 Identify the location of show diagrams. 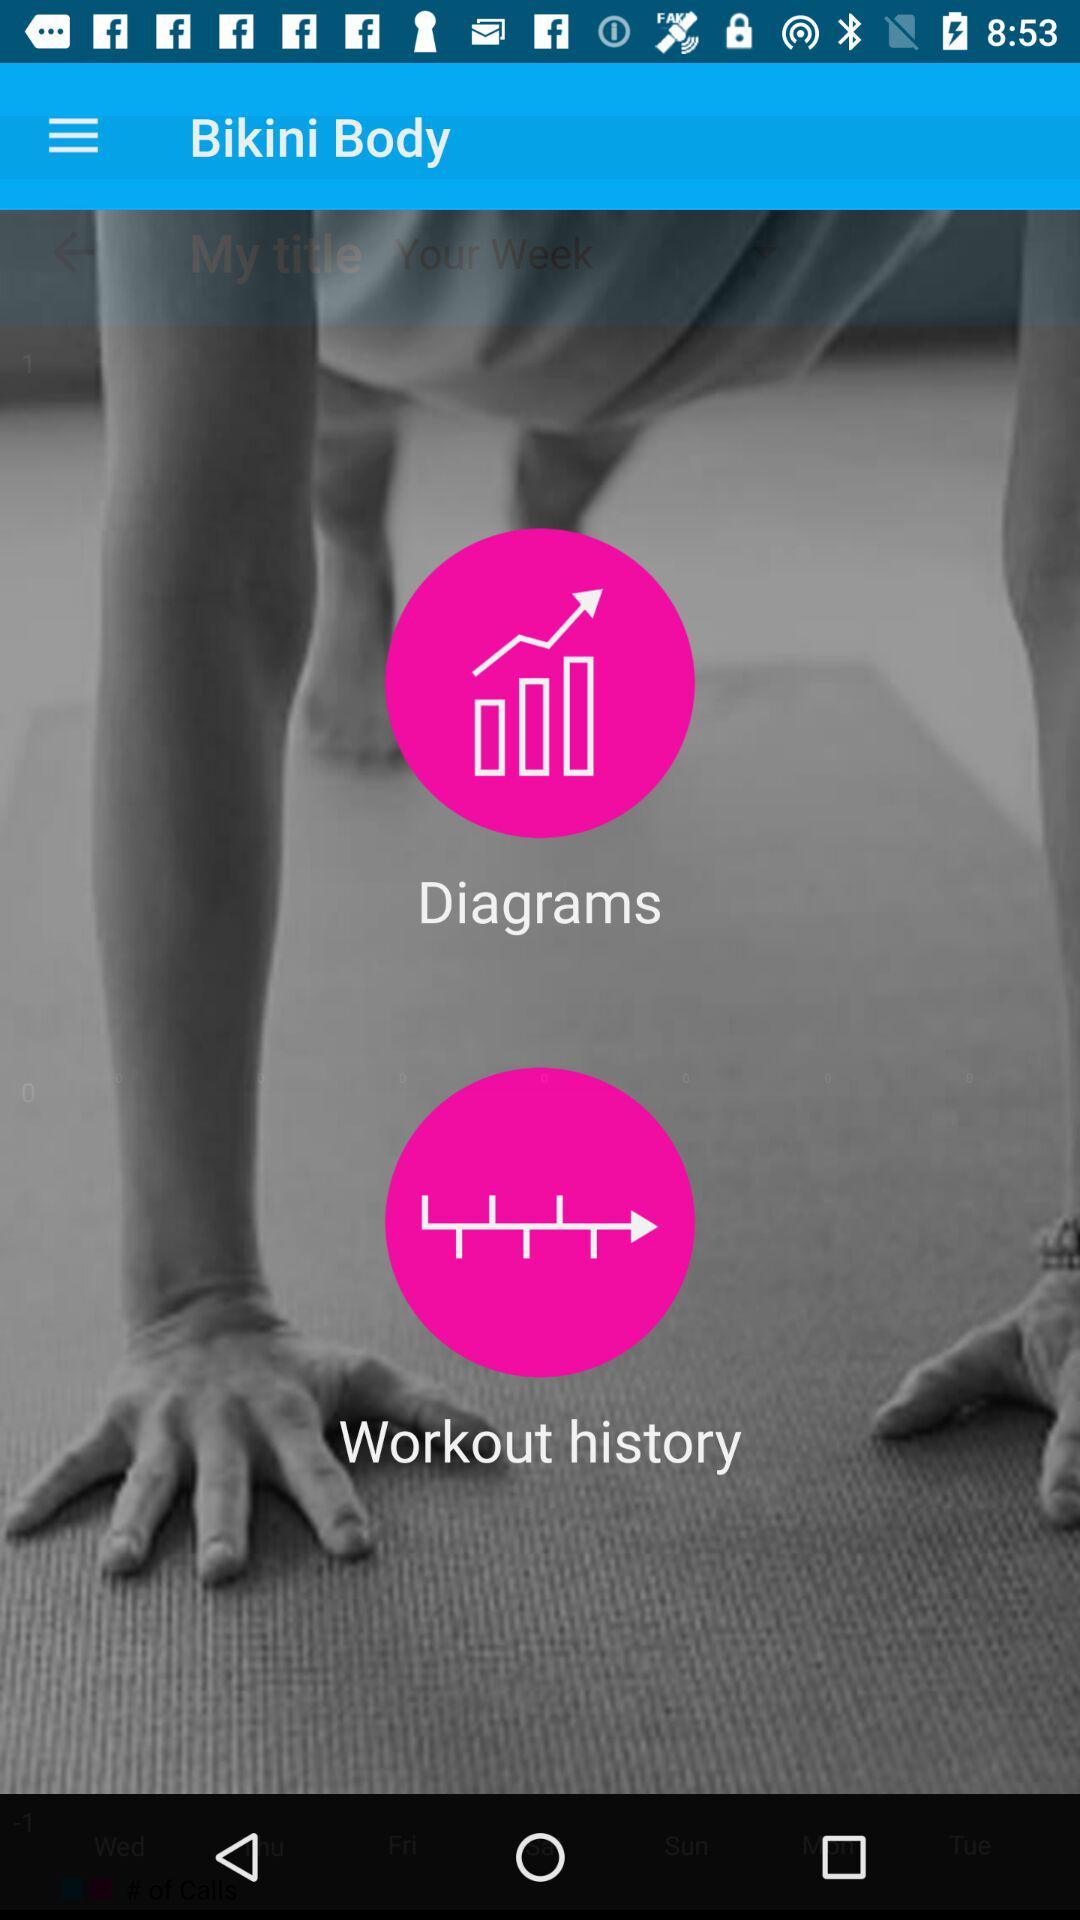
(540, 683).